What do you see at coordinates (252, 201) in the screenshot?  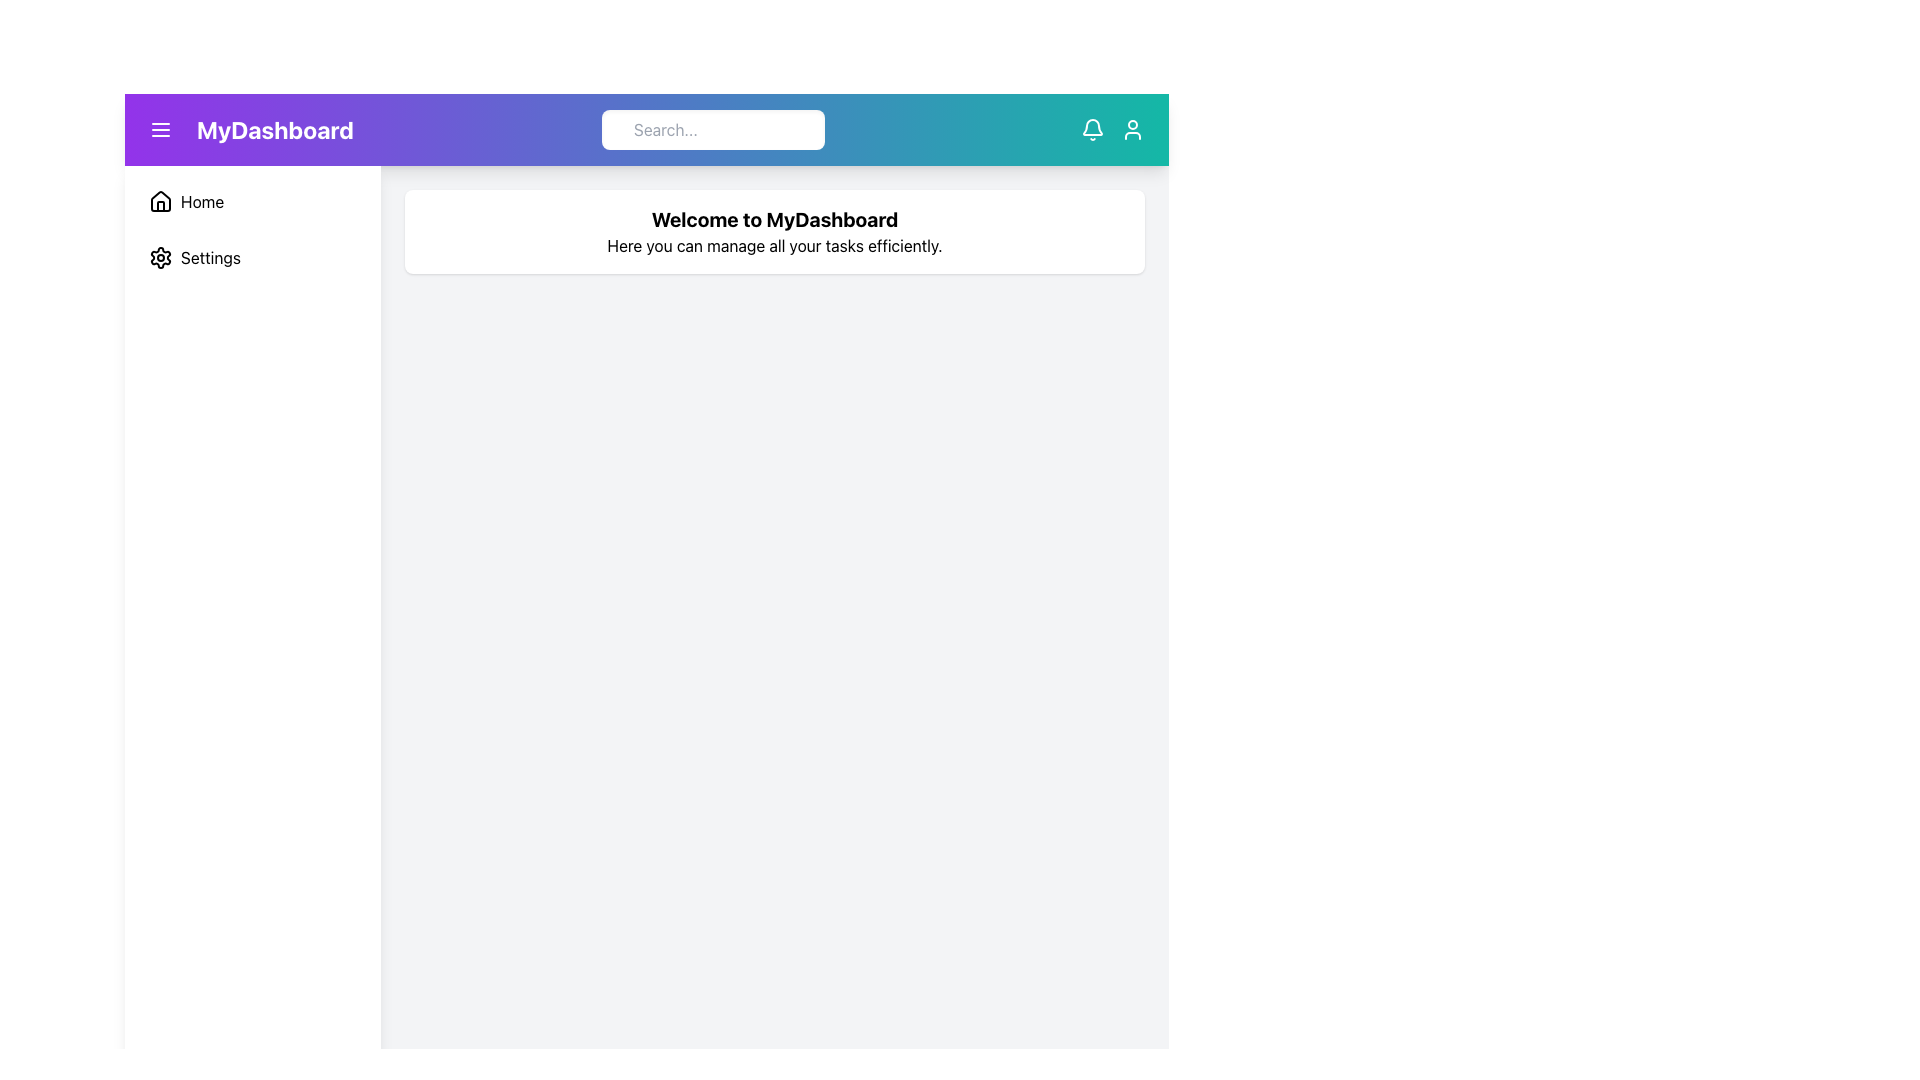 I see `the 'Home' navigation button located at the top-left section of the interface` at bounding box center [252, 201].